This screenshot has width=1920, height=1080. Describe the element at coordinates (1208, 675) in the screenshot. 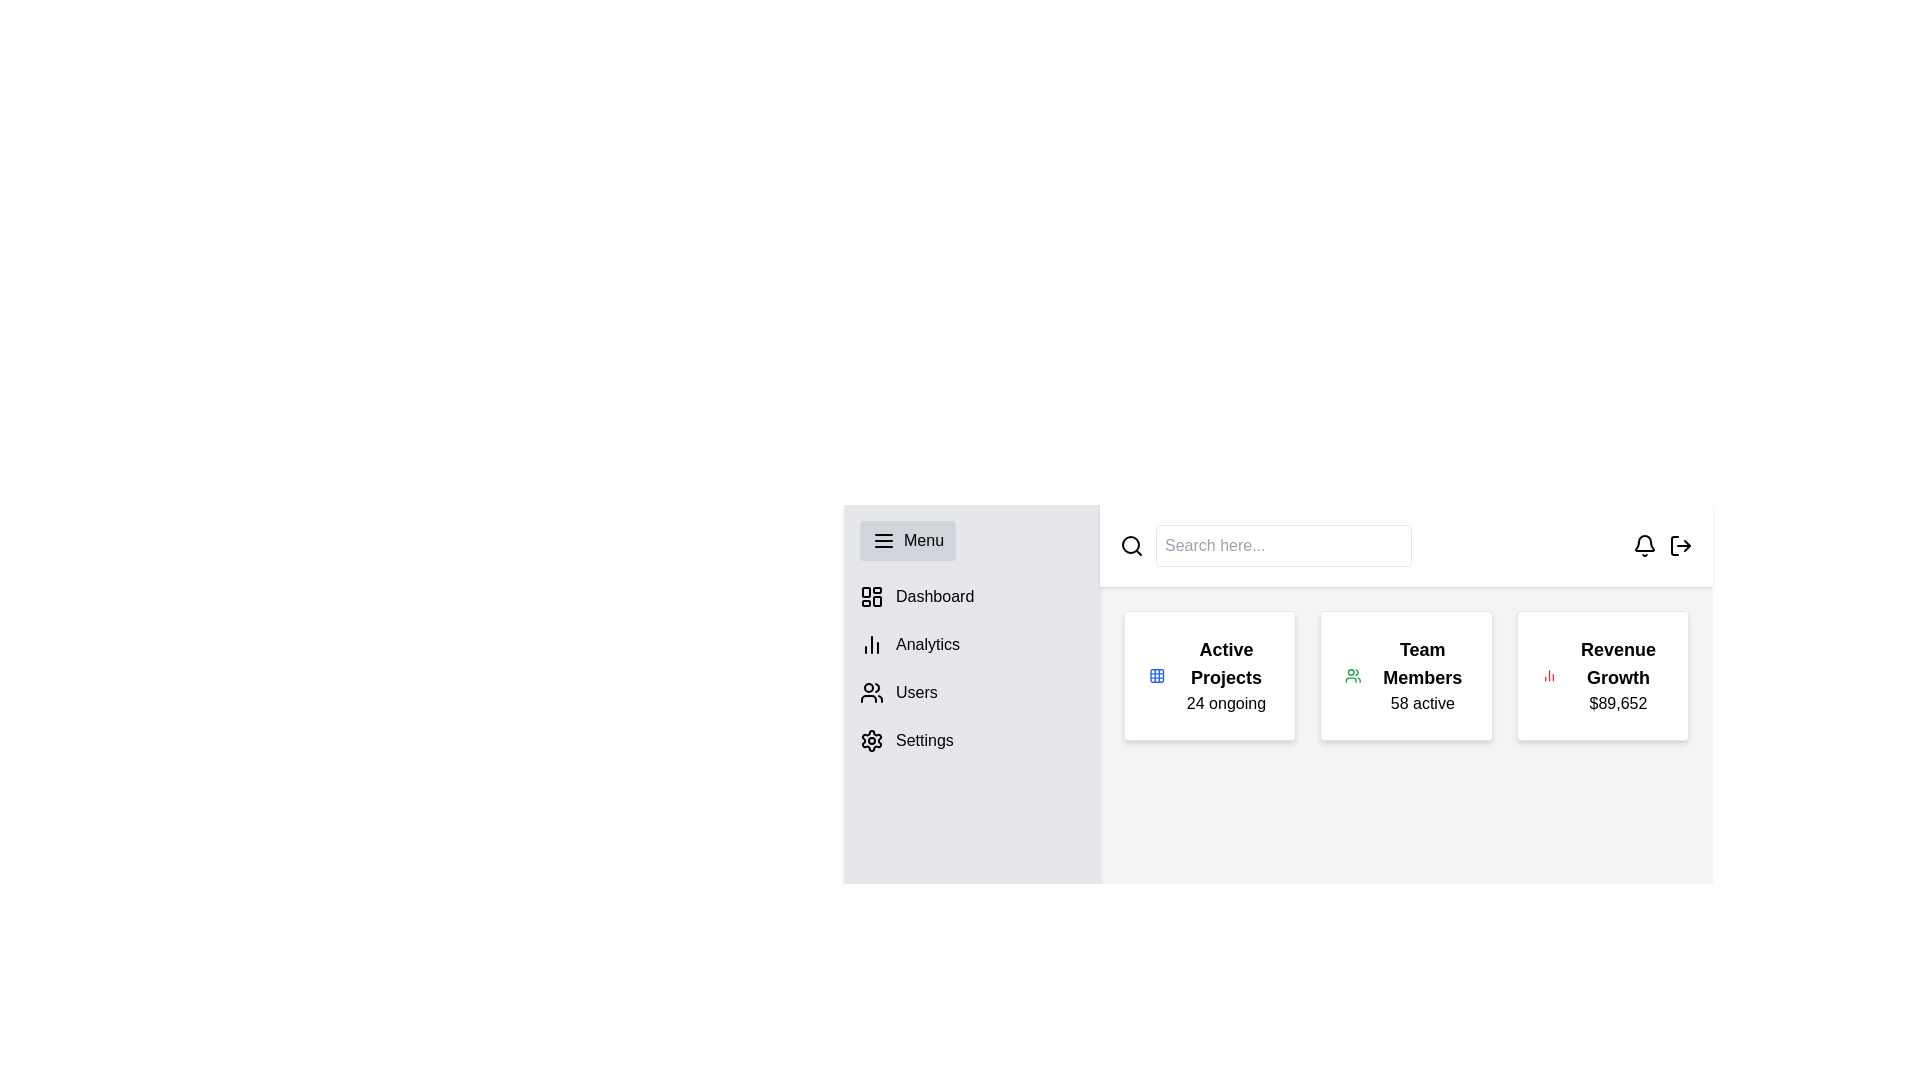

I see `the information inside the 'Active Projects' card, which is the first card in a grid layout displaying project status and count` at that location.